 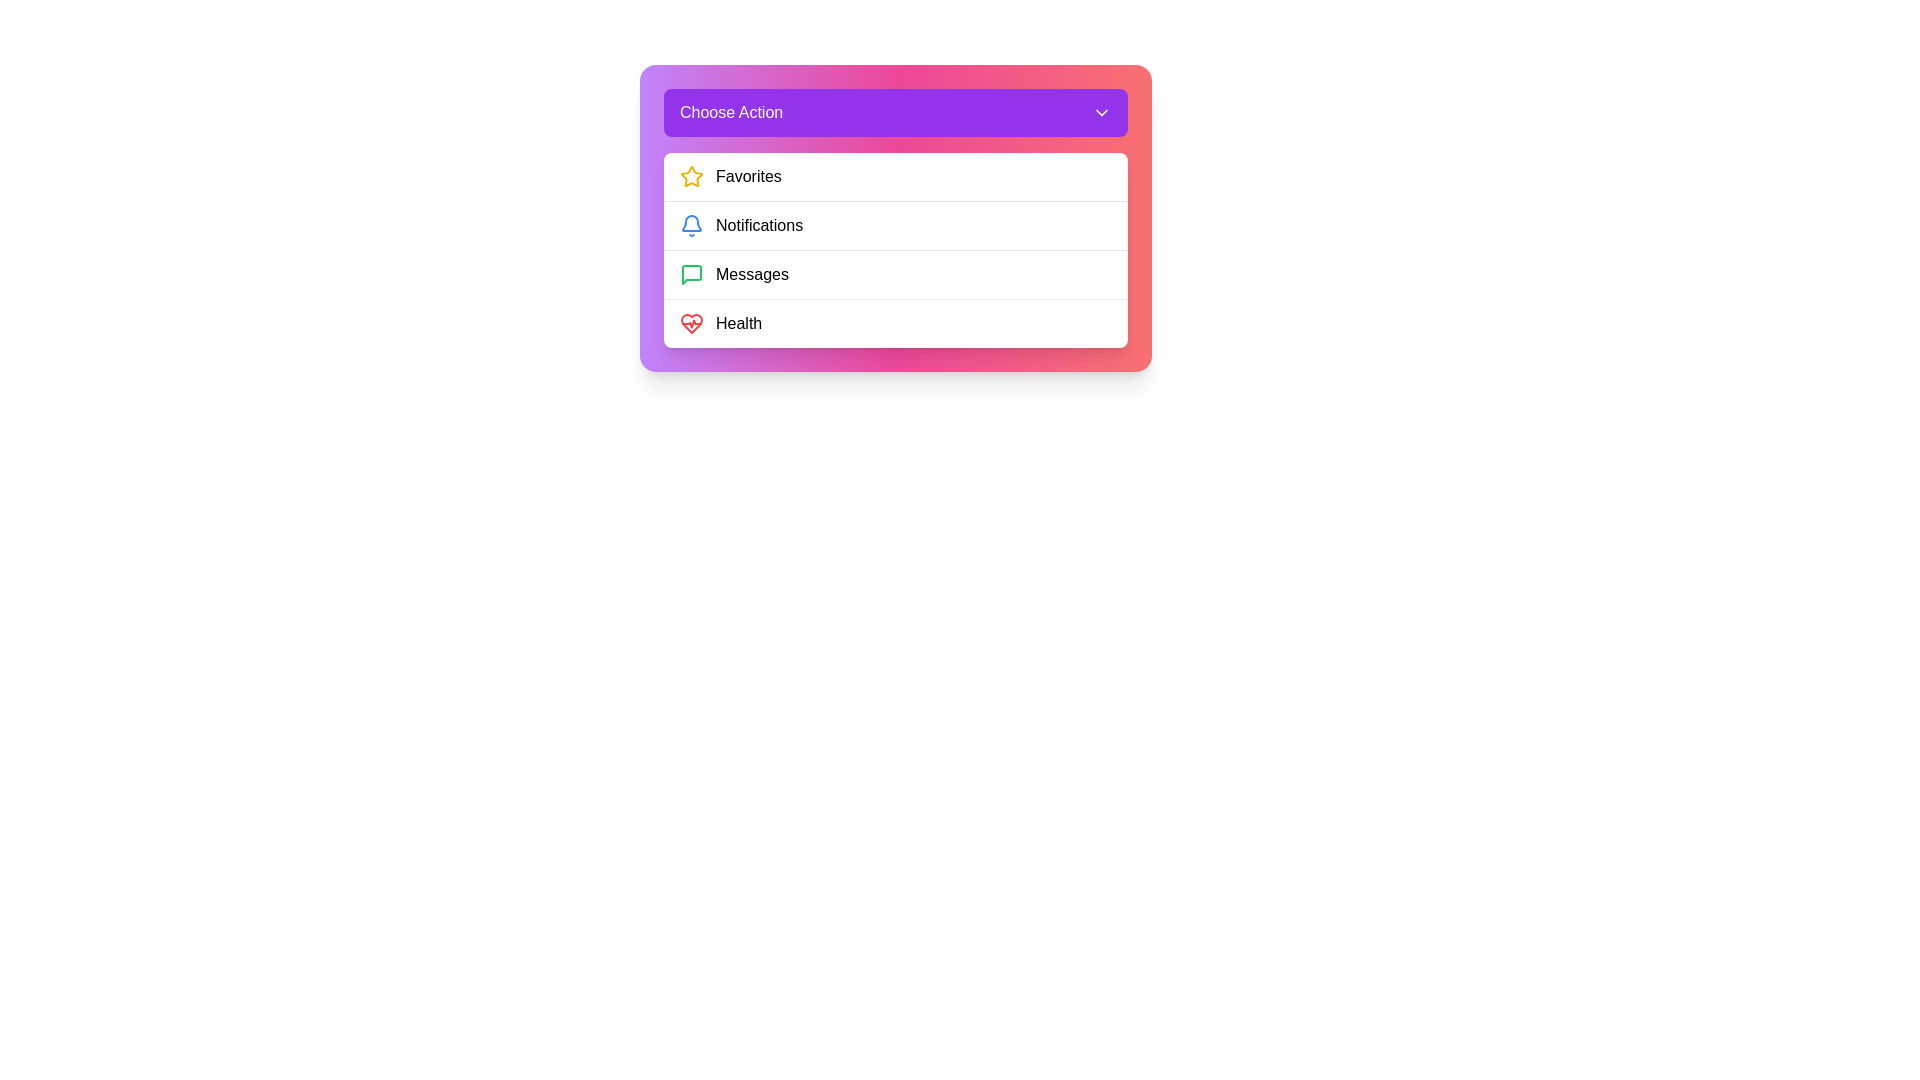 I want to click on the 'Messages' graphic icon in the action menu, which is a minimalistic speech bubble icon located in the third row of the list, so click(x=691, y=274).